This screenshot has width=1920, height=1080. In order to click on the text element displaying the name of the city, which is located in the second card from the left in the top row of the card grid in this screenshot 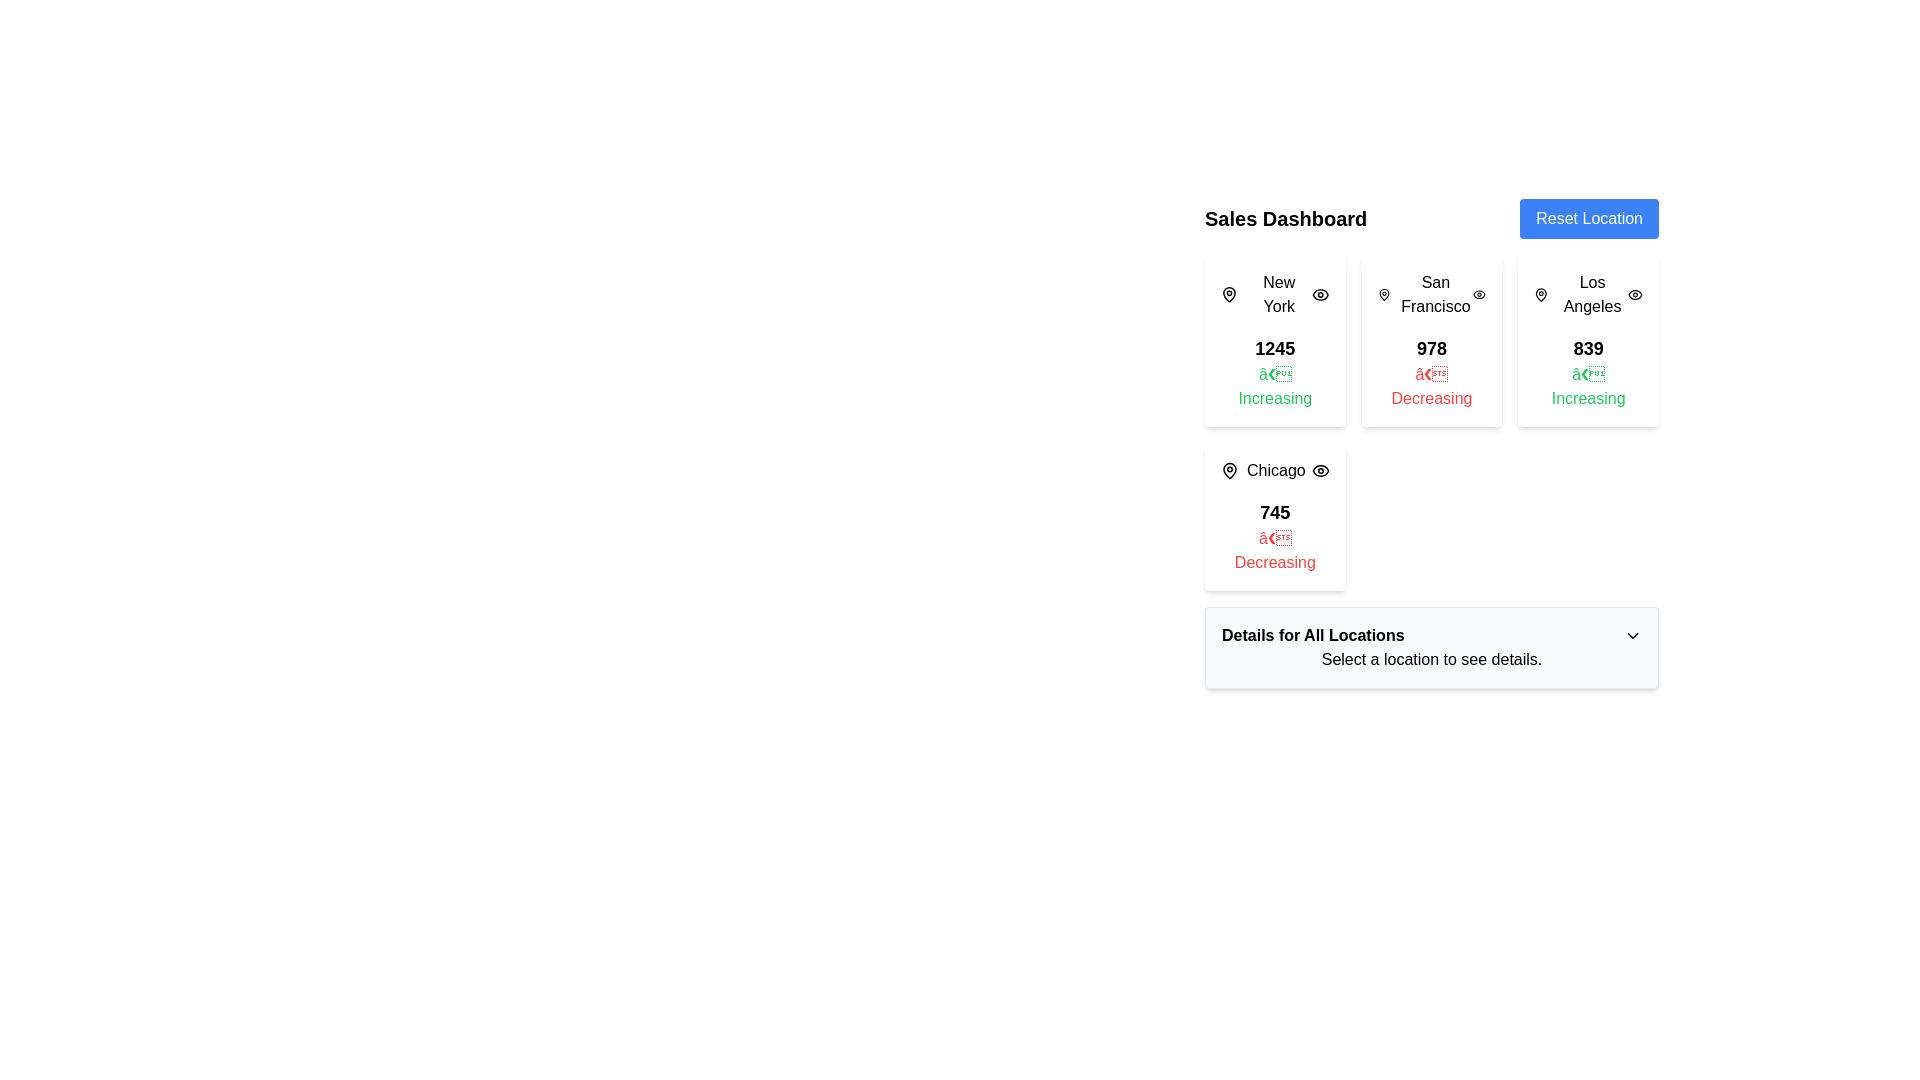, I will do `click(1434, 294)`.